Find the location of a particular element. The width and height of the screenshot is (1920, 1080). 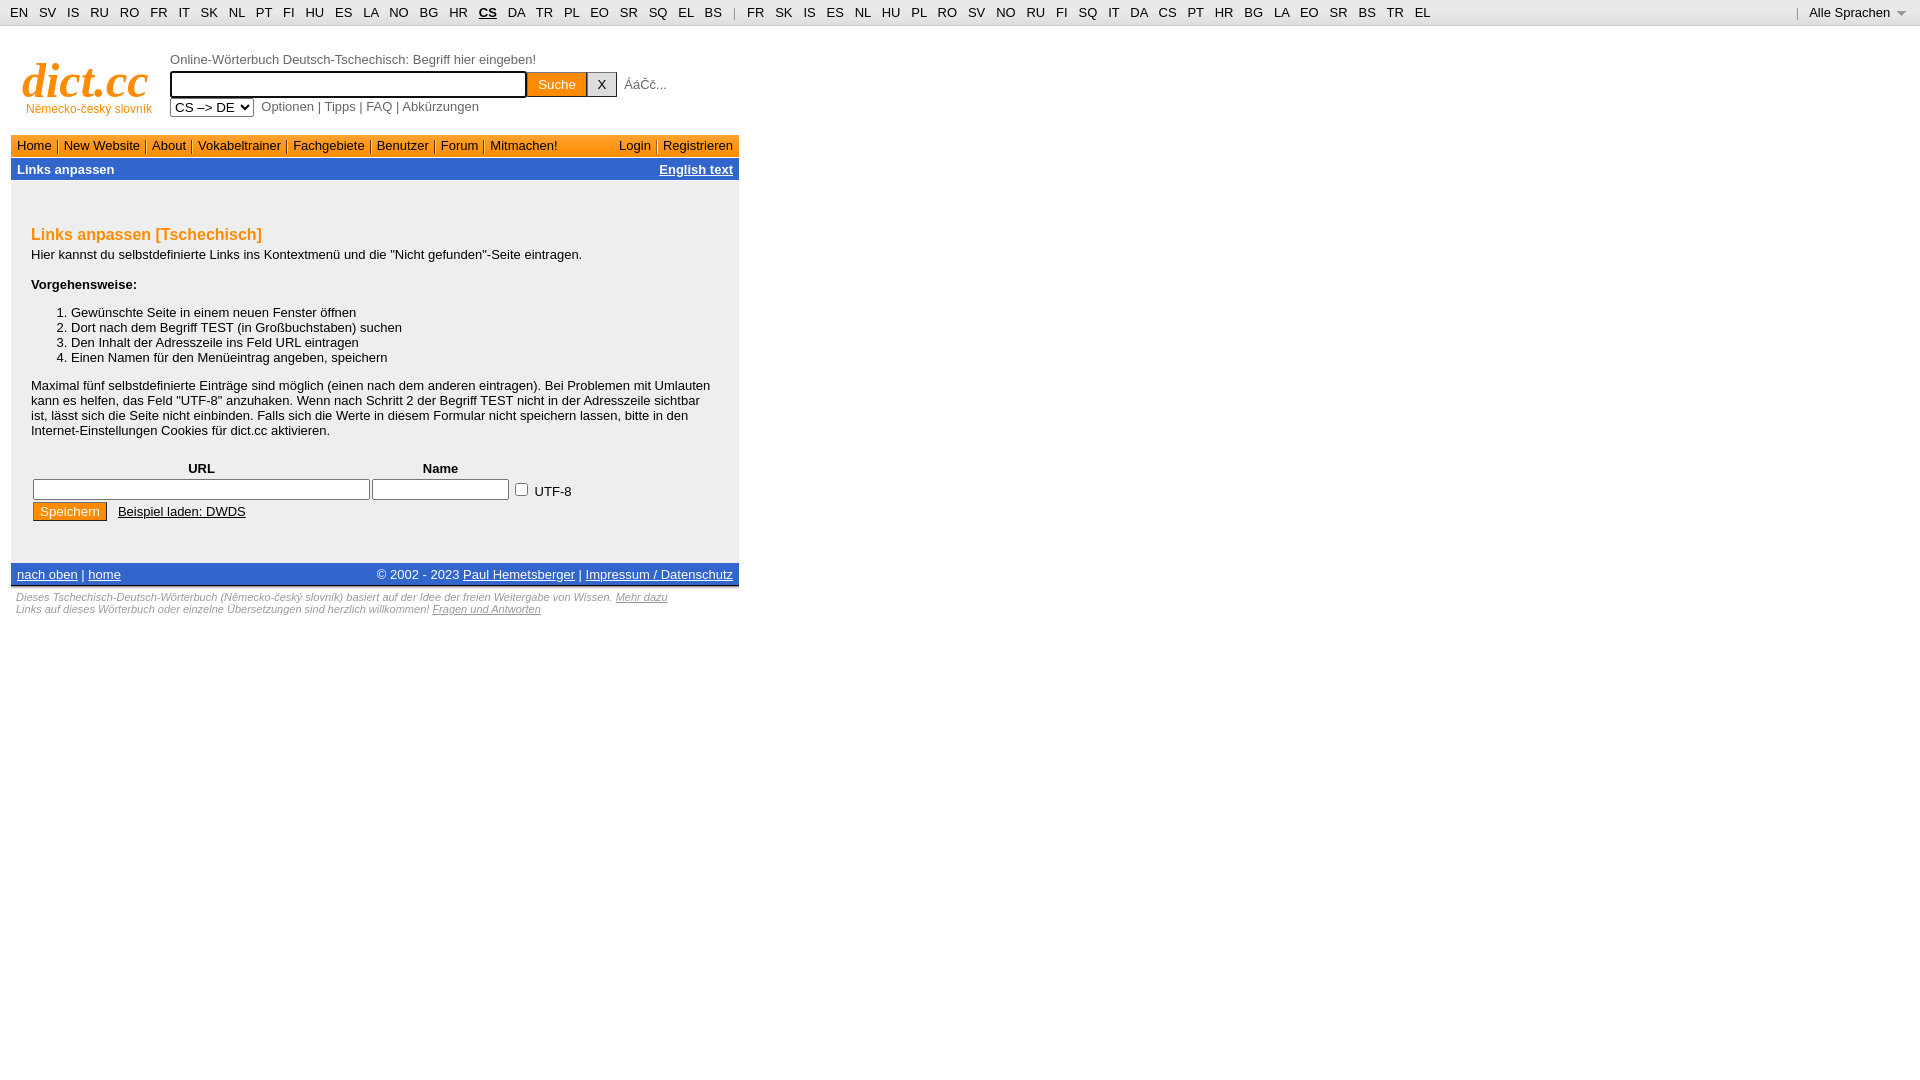

'LA' is located at coordinates (370, 12).